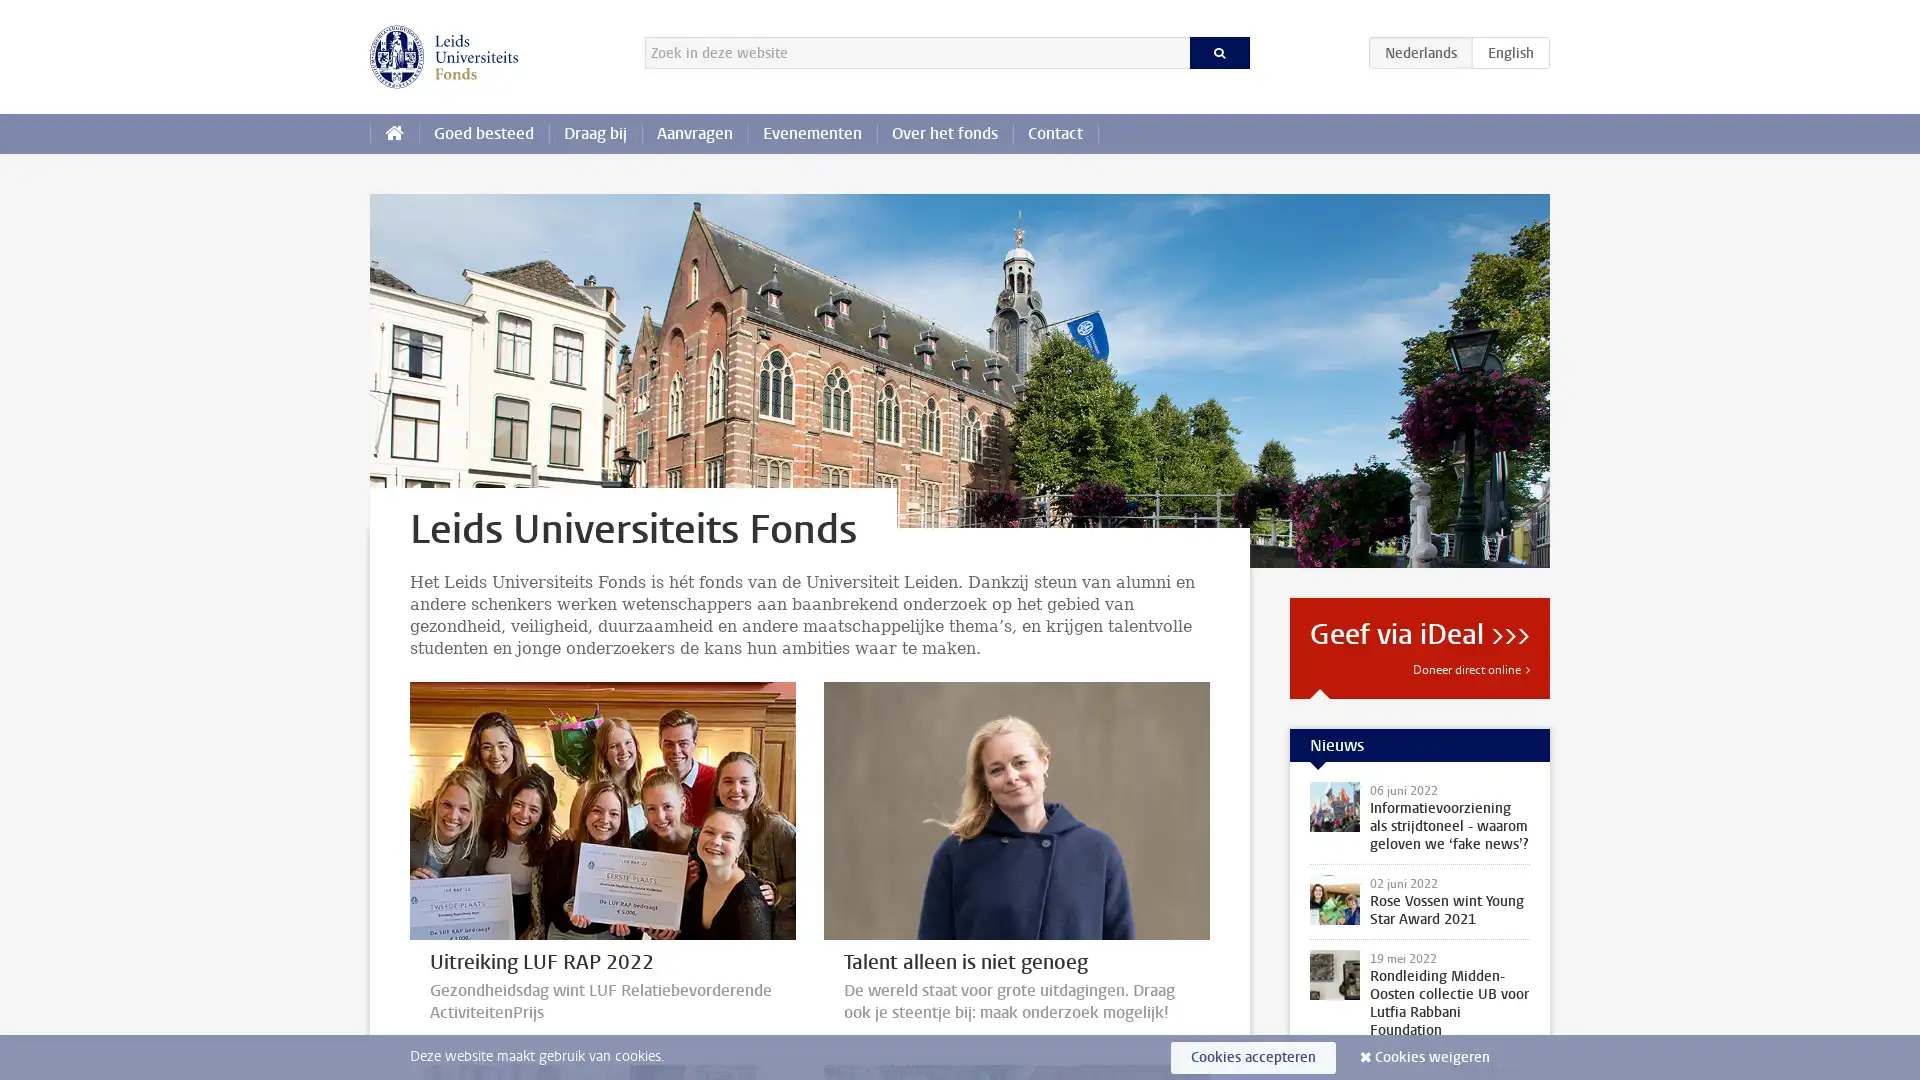 The width and height of the screenshot is (1920, 1080). Describe the element at coordinates (1218, 52) in the screenshot. I see `Zoeken` at that location.